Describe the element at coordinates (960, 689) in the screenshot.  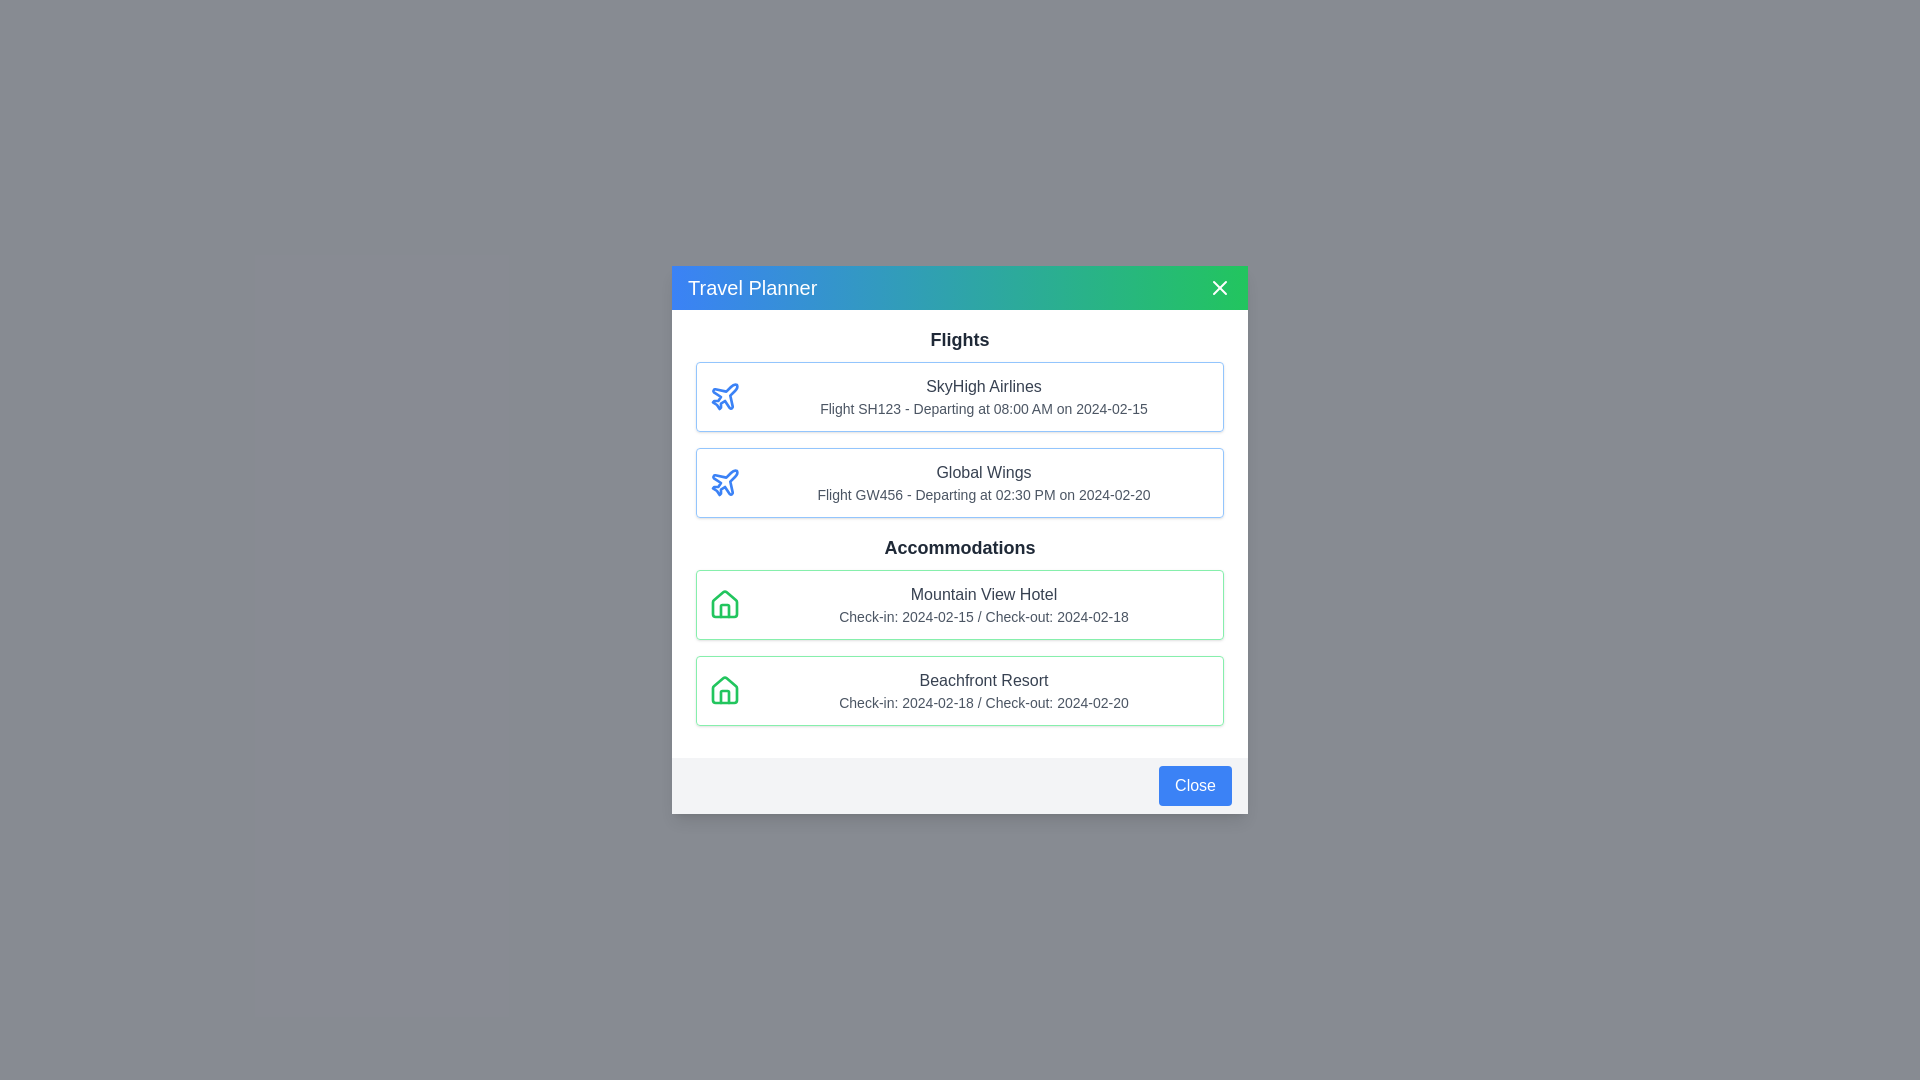
I see `the list item component labeled 'Beachfront Resort' with a light green border and a green house icon` at that location.